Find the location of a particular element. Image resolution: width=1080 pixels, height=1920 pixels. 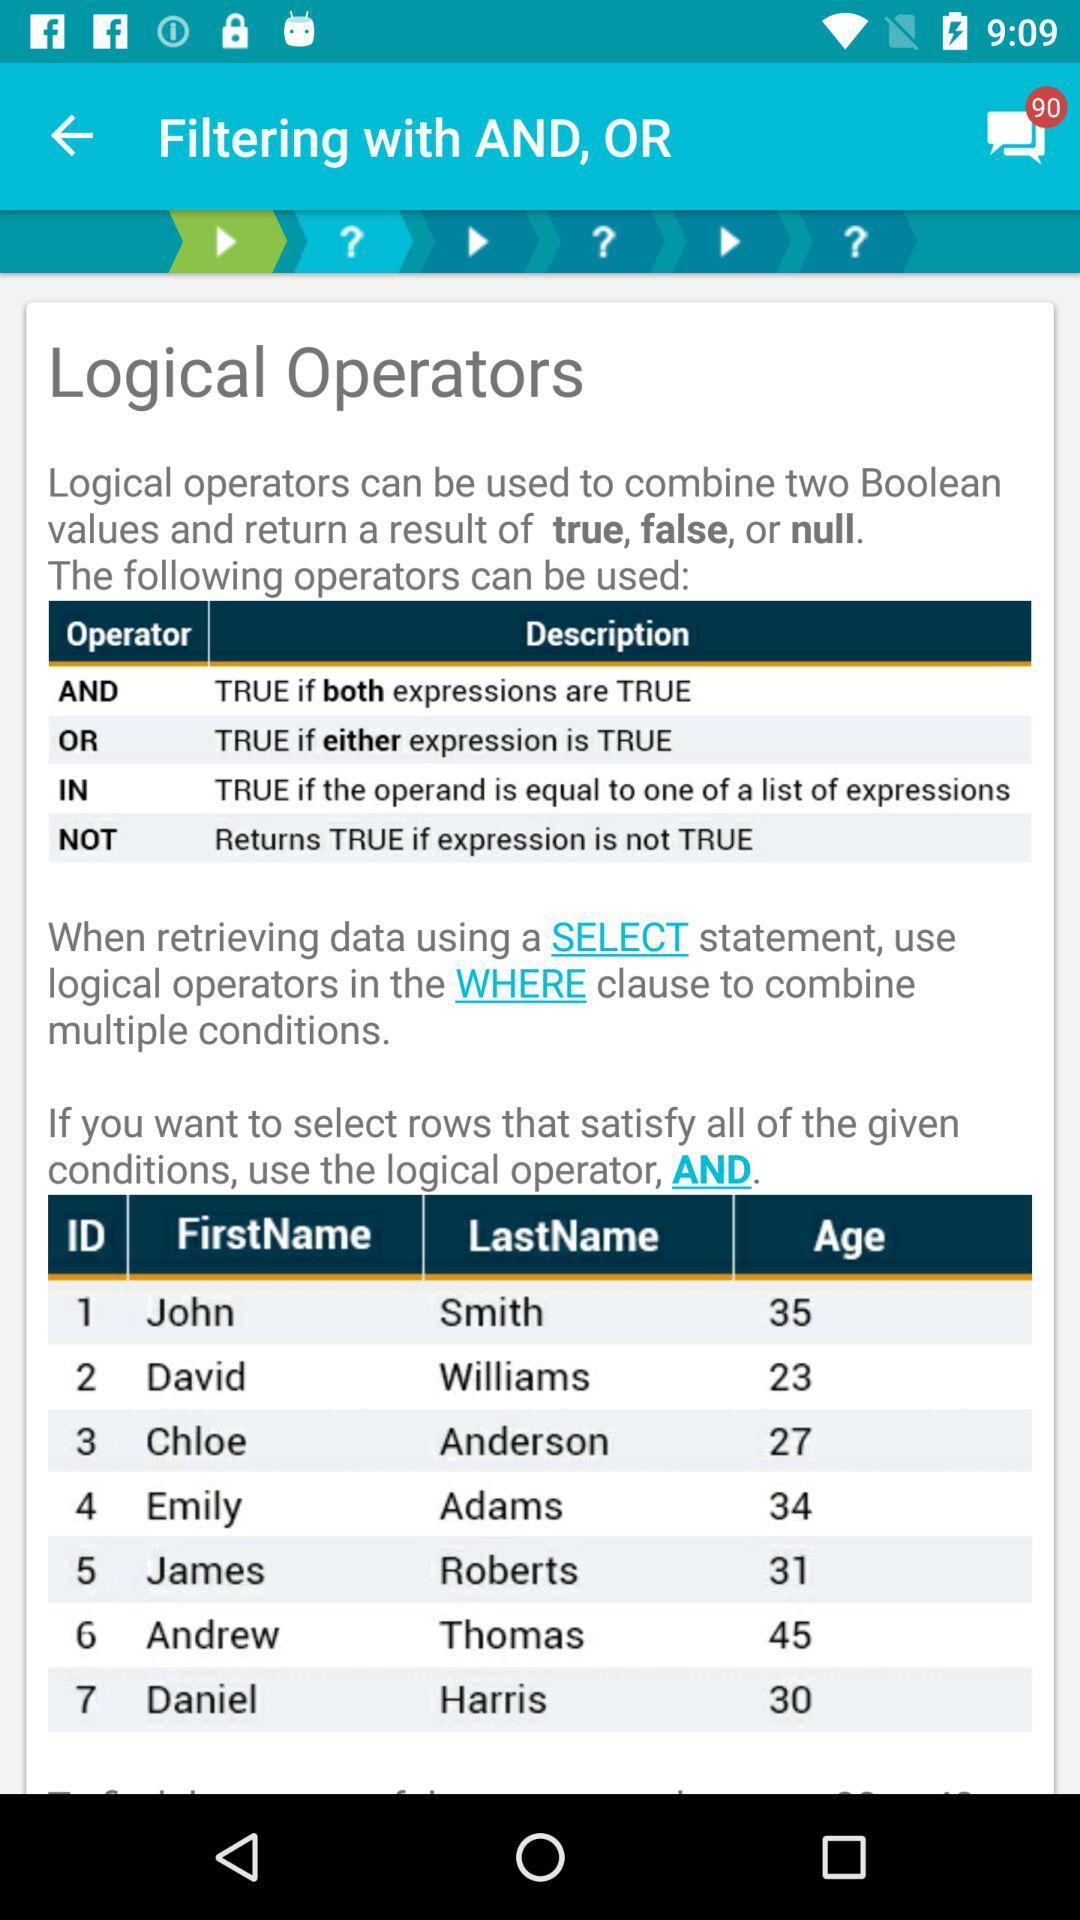

the icon above logical operators is located at coordinates (1017, 135).